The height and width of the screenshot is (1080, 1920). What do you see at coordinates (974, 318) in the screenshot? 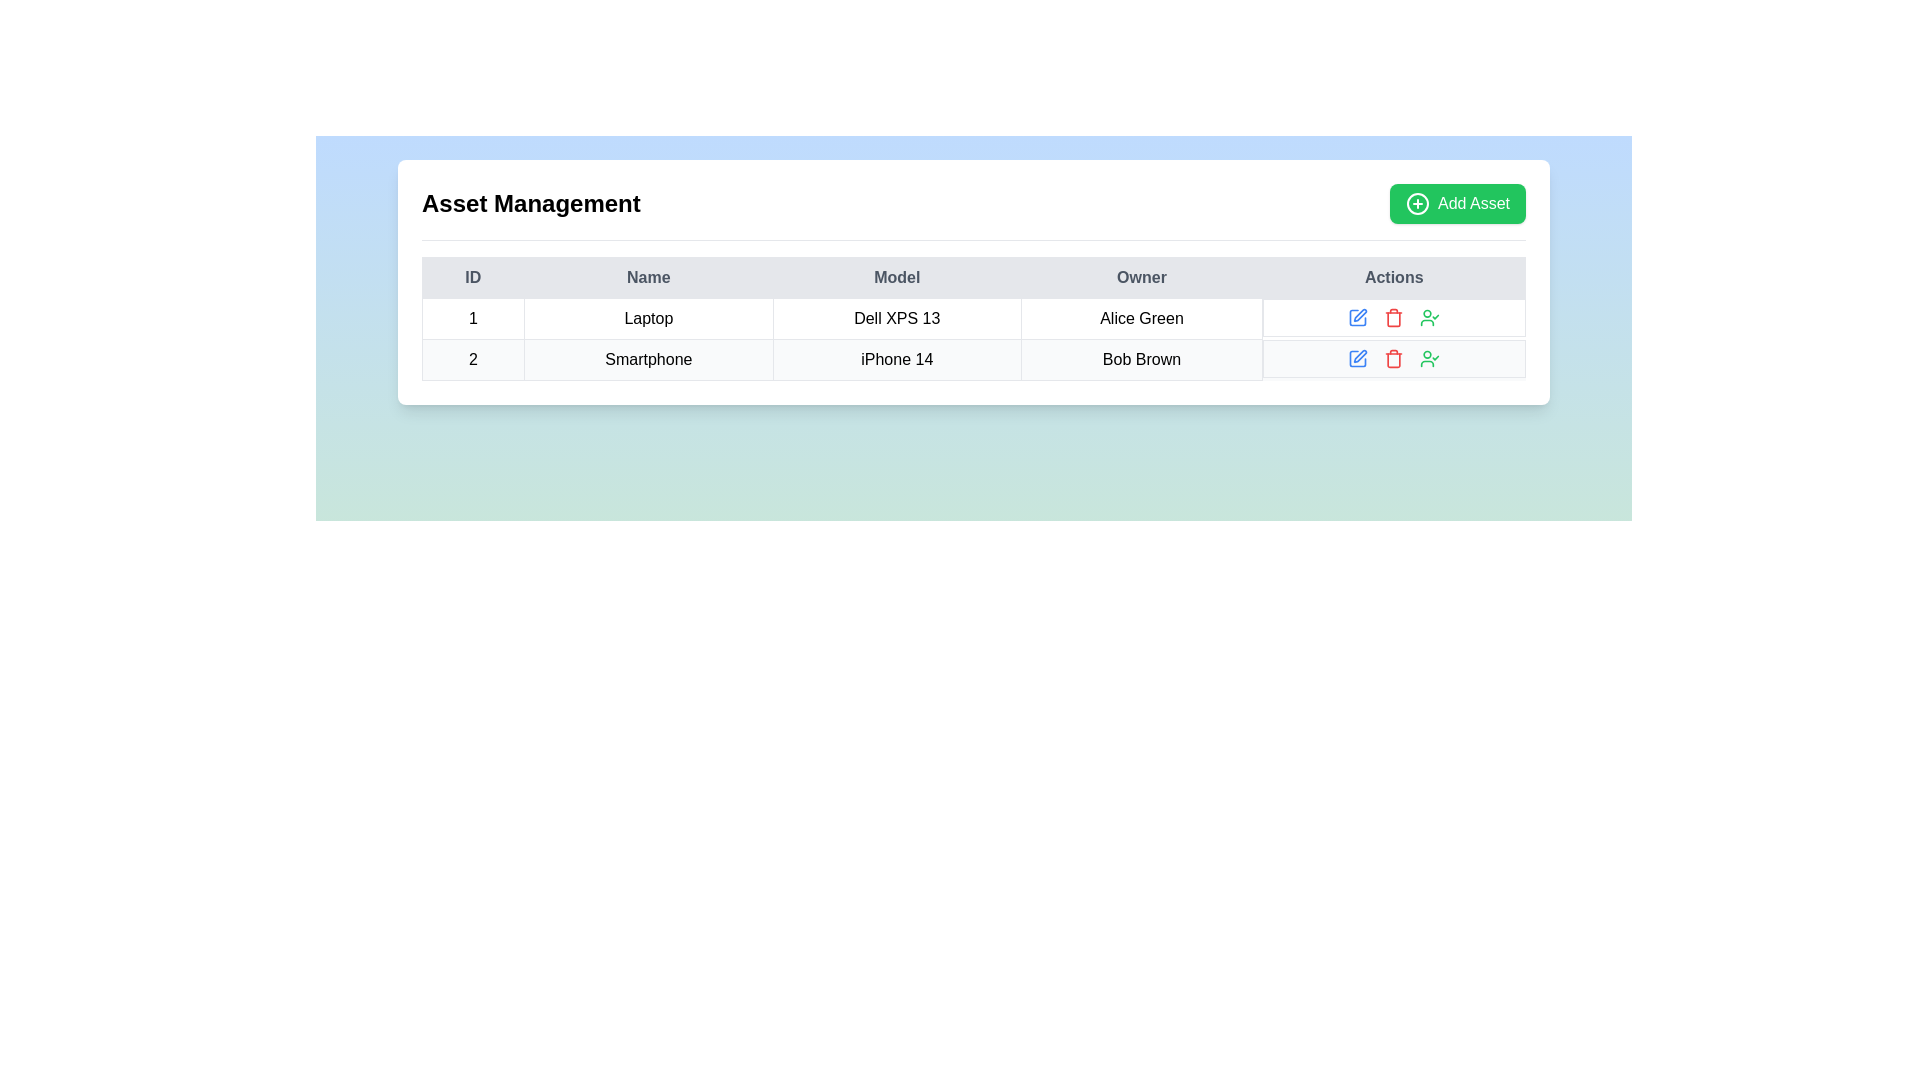
I see `the first row of the Asset Management table to access individual cells for details` at bounding box center [974, 318].